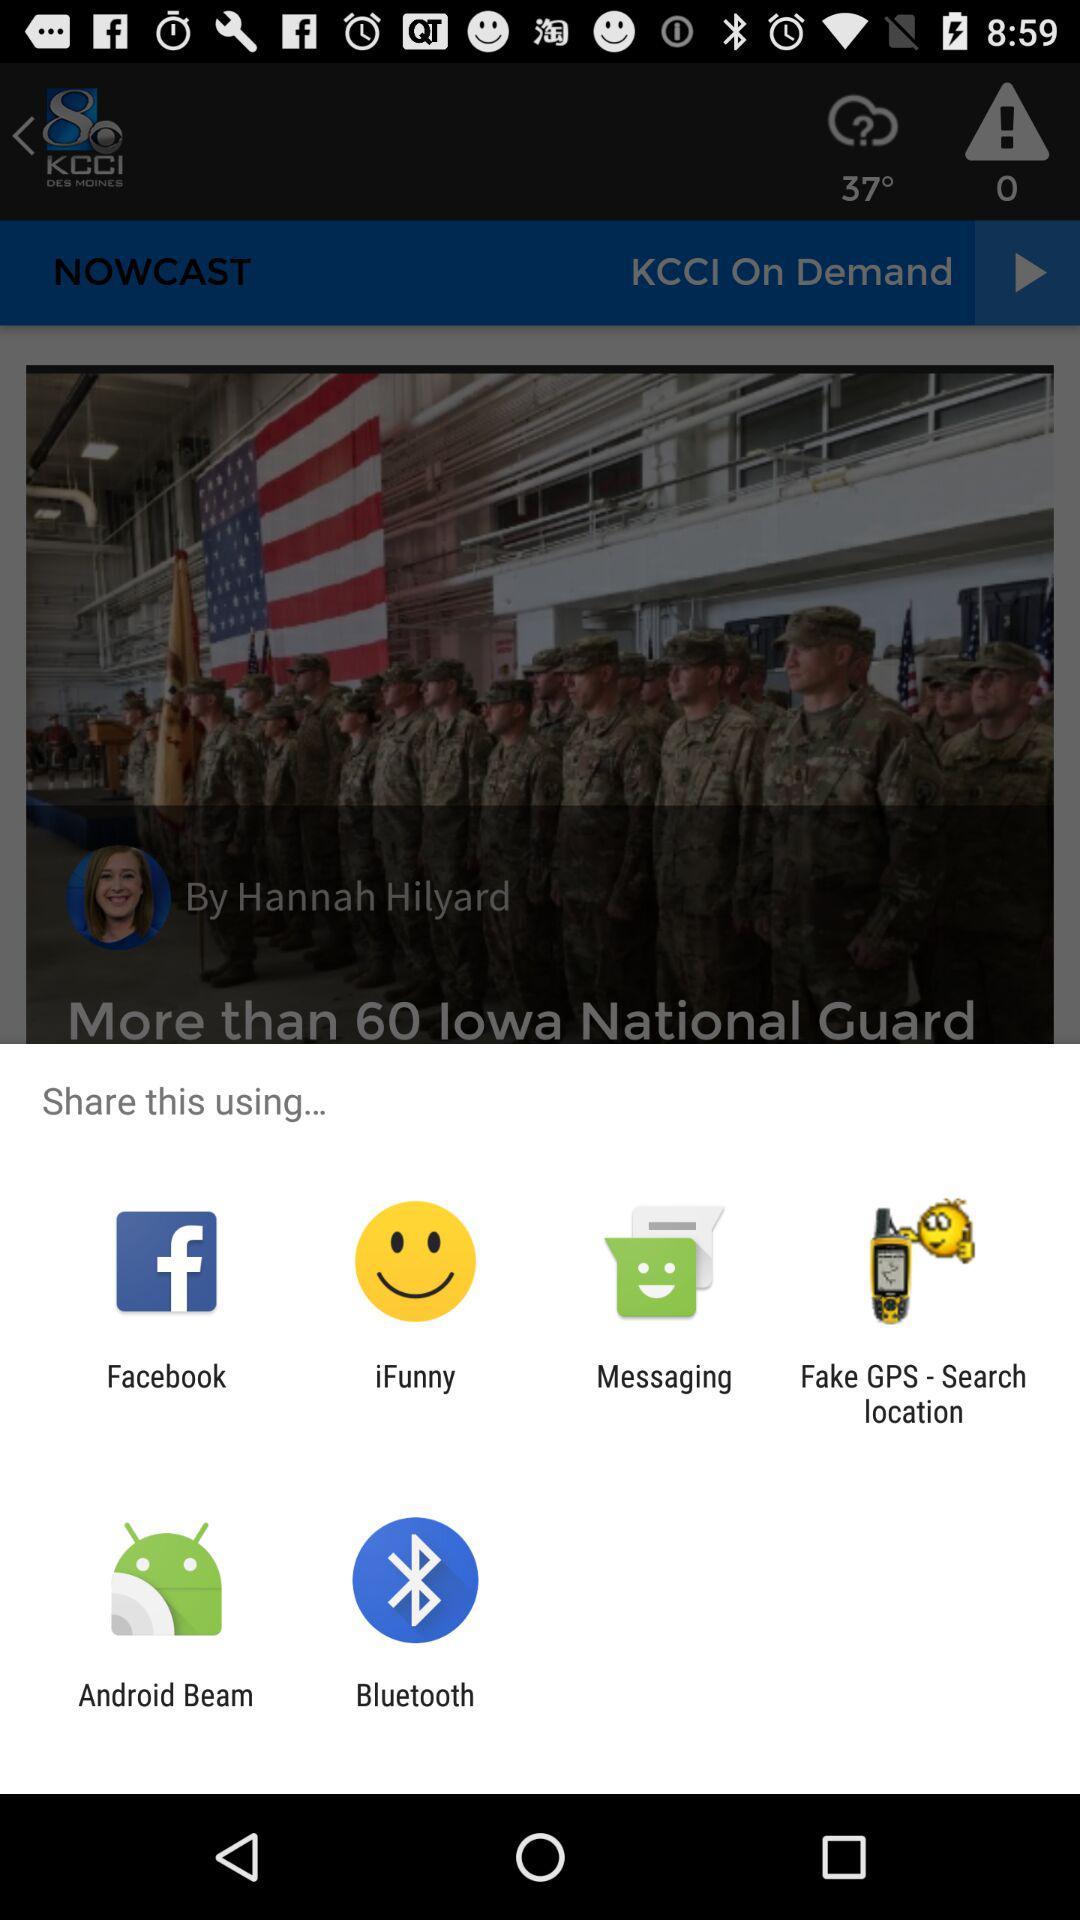  I want to click on the item next to the android beam, so click(414, 1711).